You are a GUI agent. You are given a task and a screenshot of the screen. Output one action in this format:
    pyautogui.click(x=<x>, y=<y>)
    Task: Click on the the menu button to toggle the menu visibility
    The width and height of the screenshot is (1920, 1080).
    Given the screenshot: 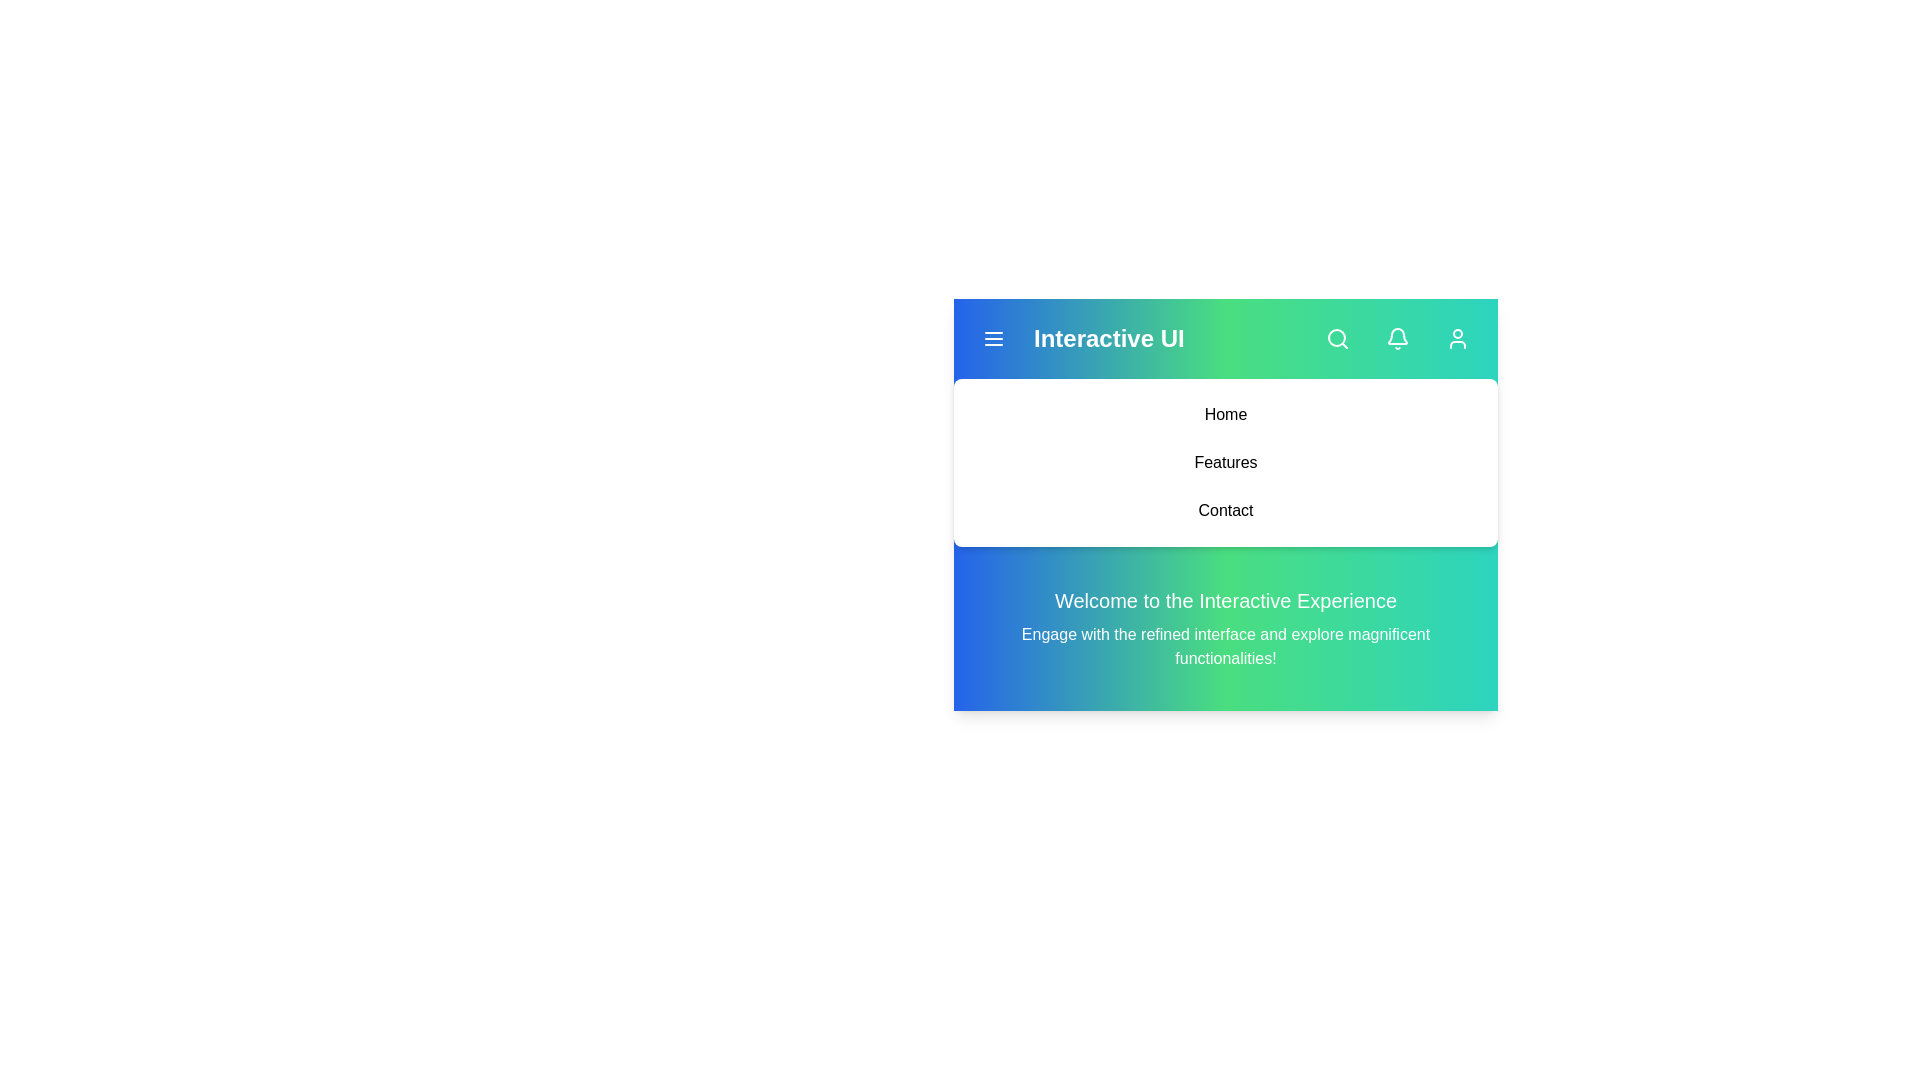 What is the action you would take?
    pyautogui.click(x=993, y=338)
    